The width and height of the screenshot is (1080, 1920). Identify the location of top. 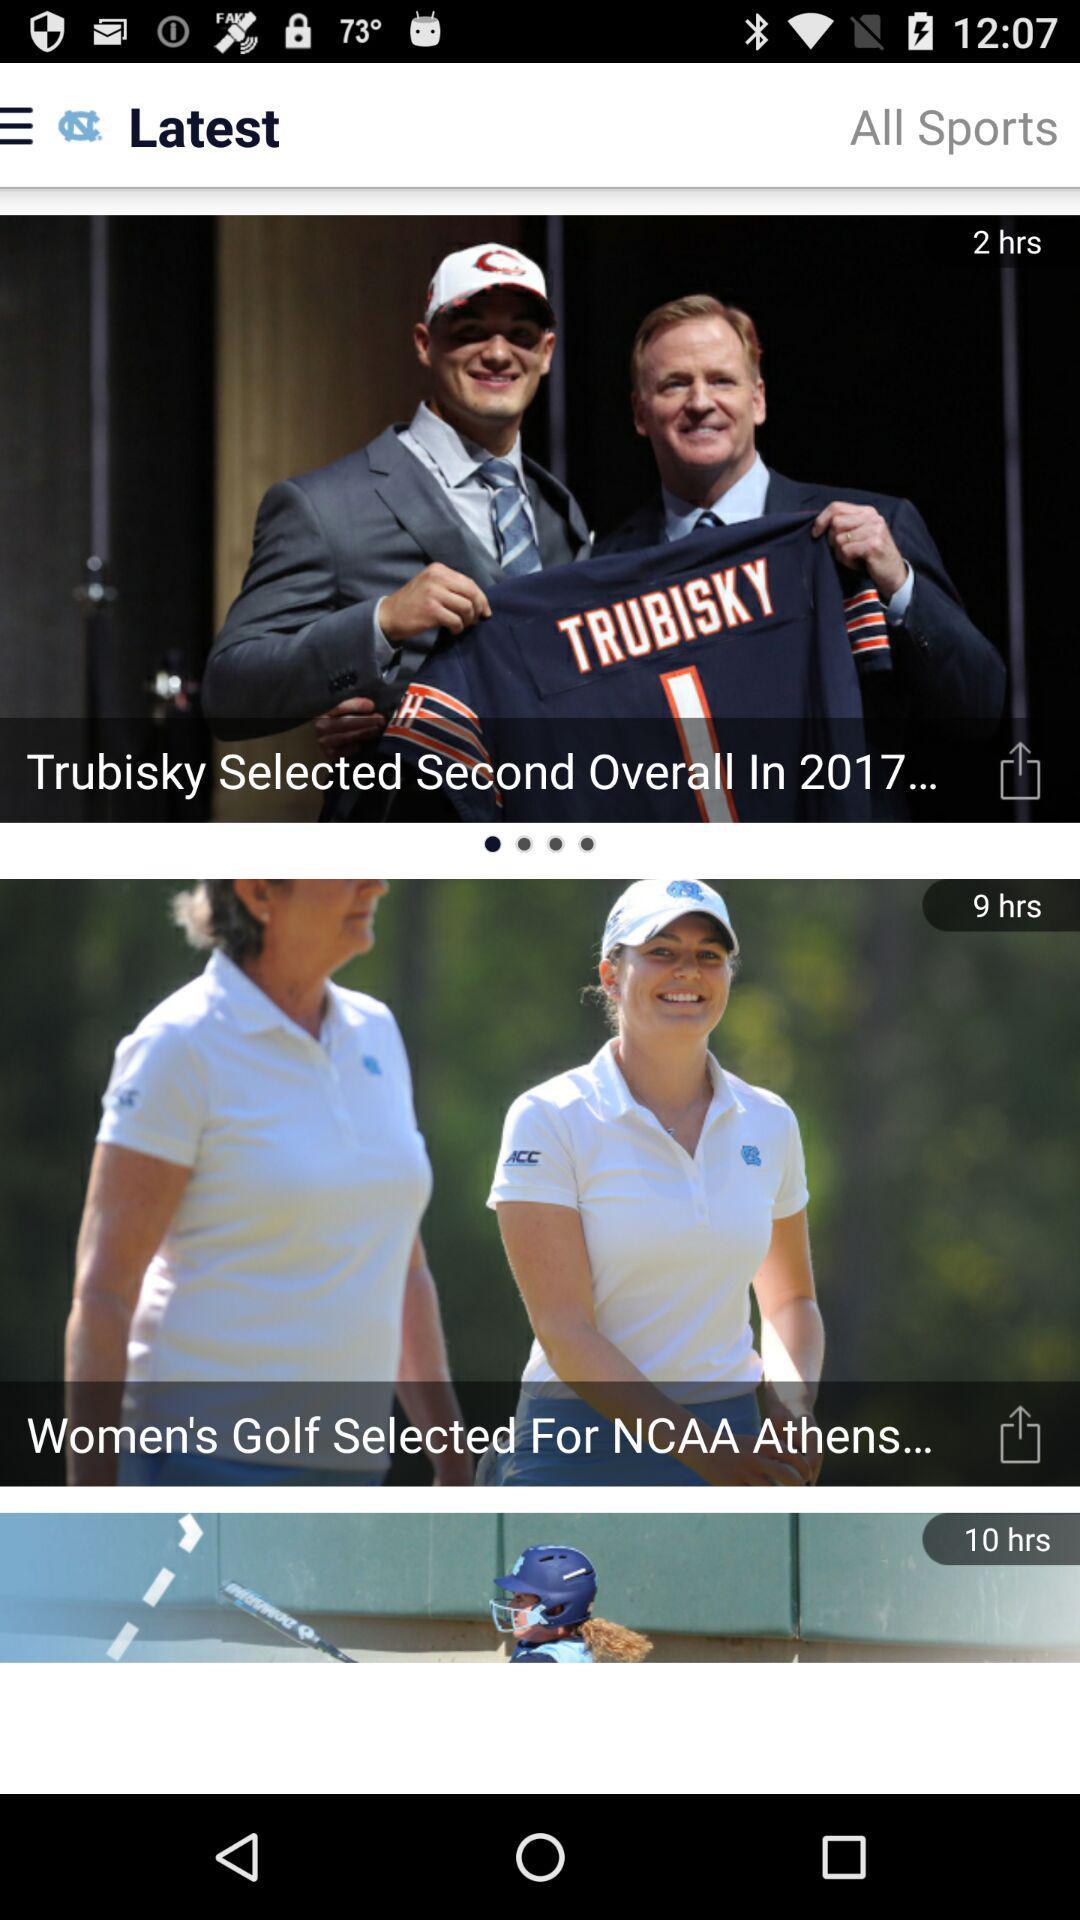
(1020, 1433).